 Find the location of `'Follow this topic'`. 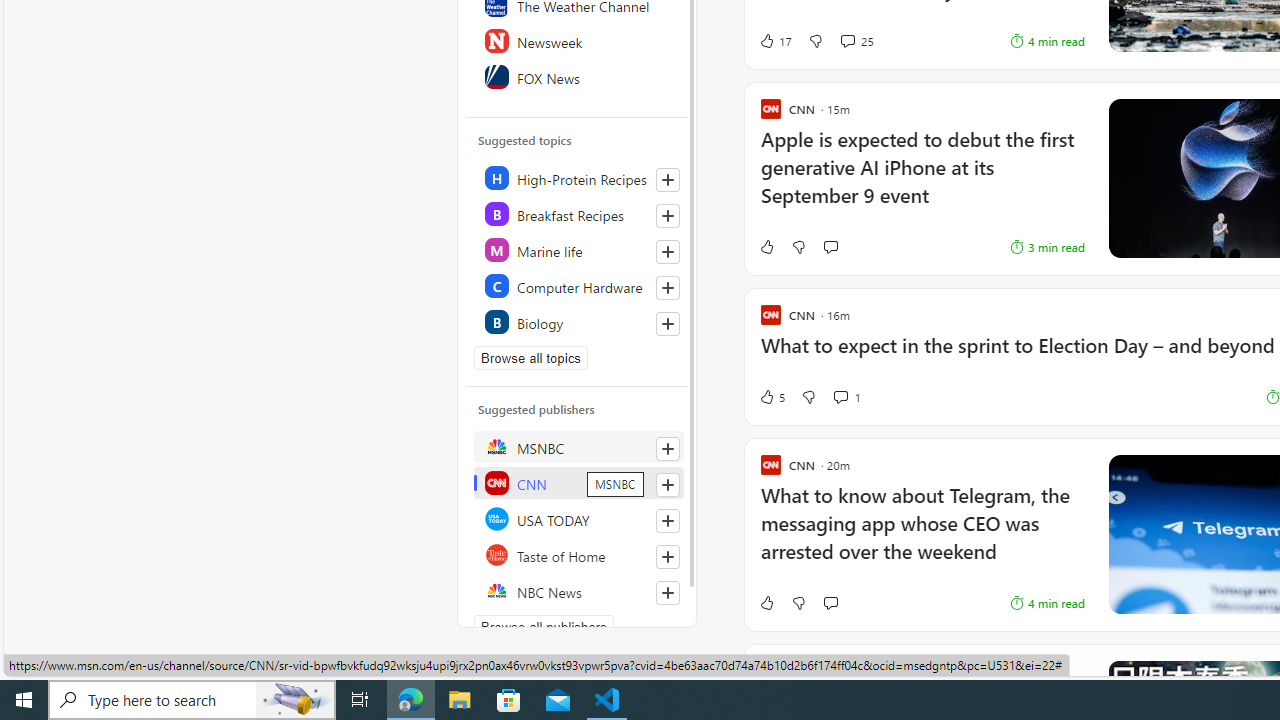

'Follow this topic' is located at coordinates (668, 323).